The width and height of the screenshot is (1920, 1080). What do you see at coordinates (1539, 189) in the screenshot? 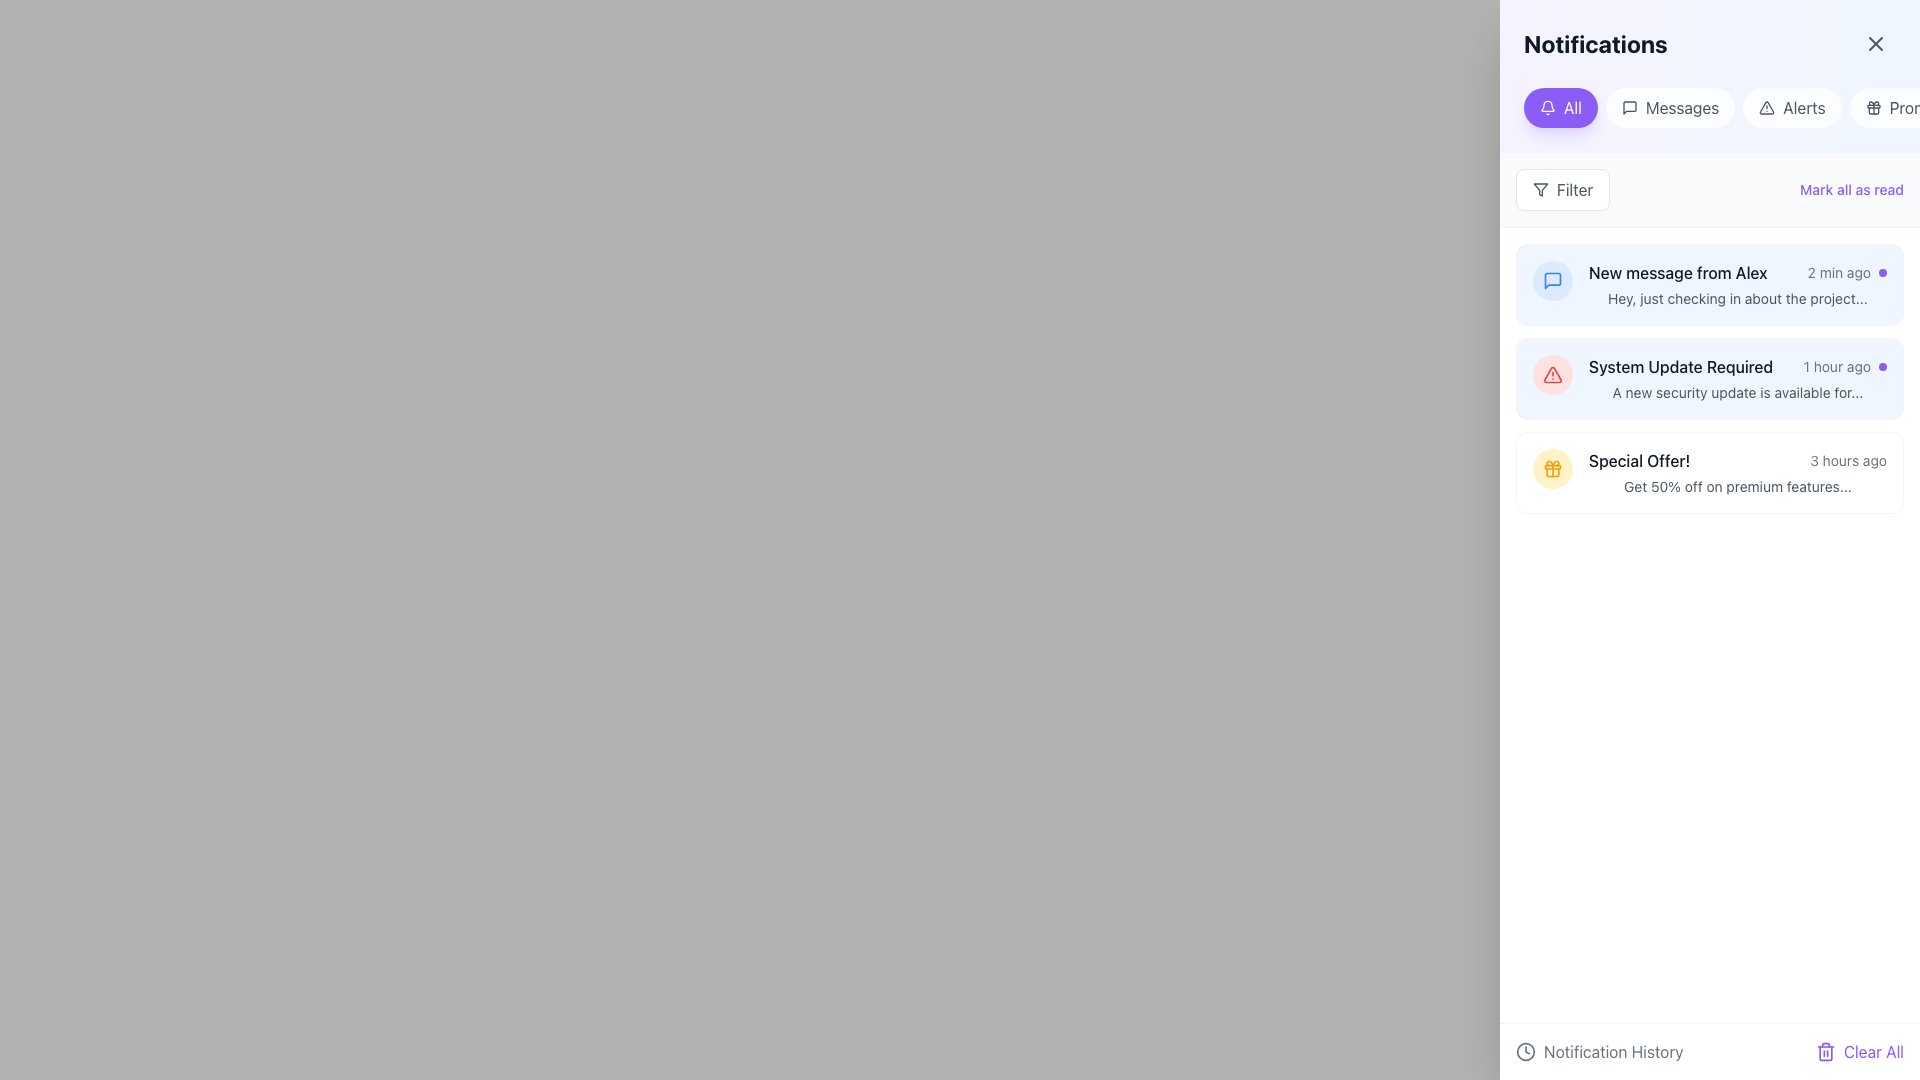
I see `the triangular filter icon located within the 'Filter' button in the notifications panel` at bounding box center [1539, 189].